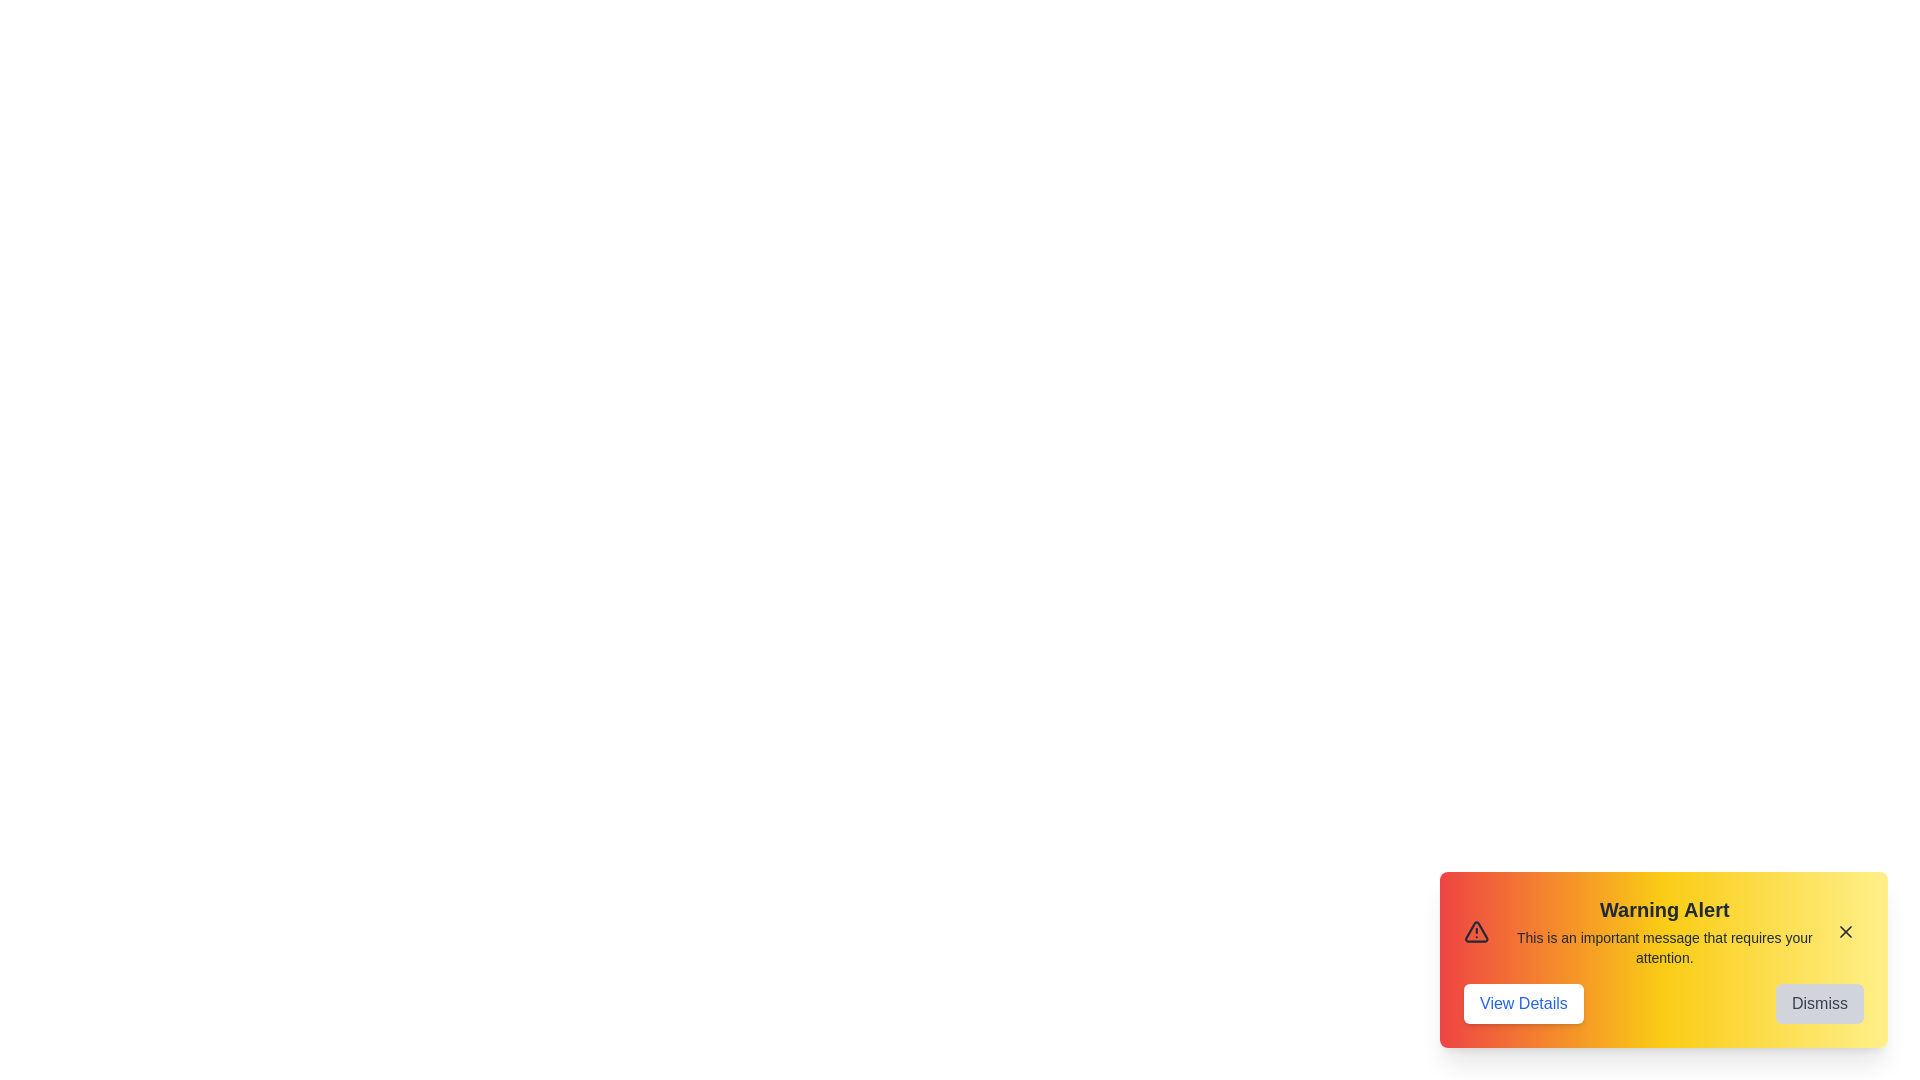 The image size is (1920, 1080). Describe the element at coordinates (1819, 1003) in the screenshot. I see `the 'Dismiss' button to close the alert` at that location.